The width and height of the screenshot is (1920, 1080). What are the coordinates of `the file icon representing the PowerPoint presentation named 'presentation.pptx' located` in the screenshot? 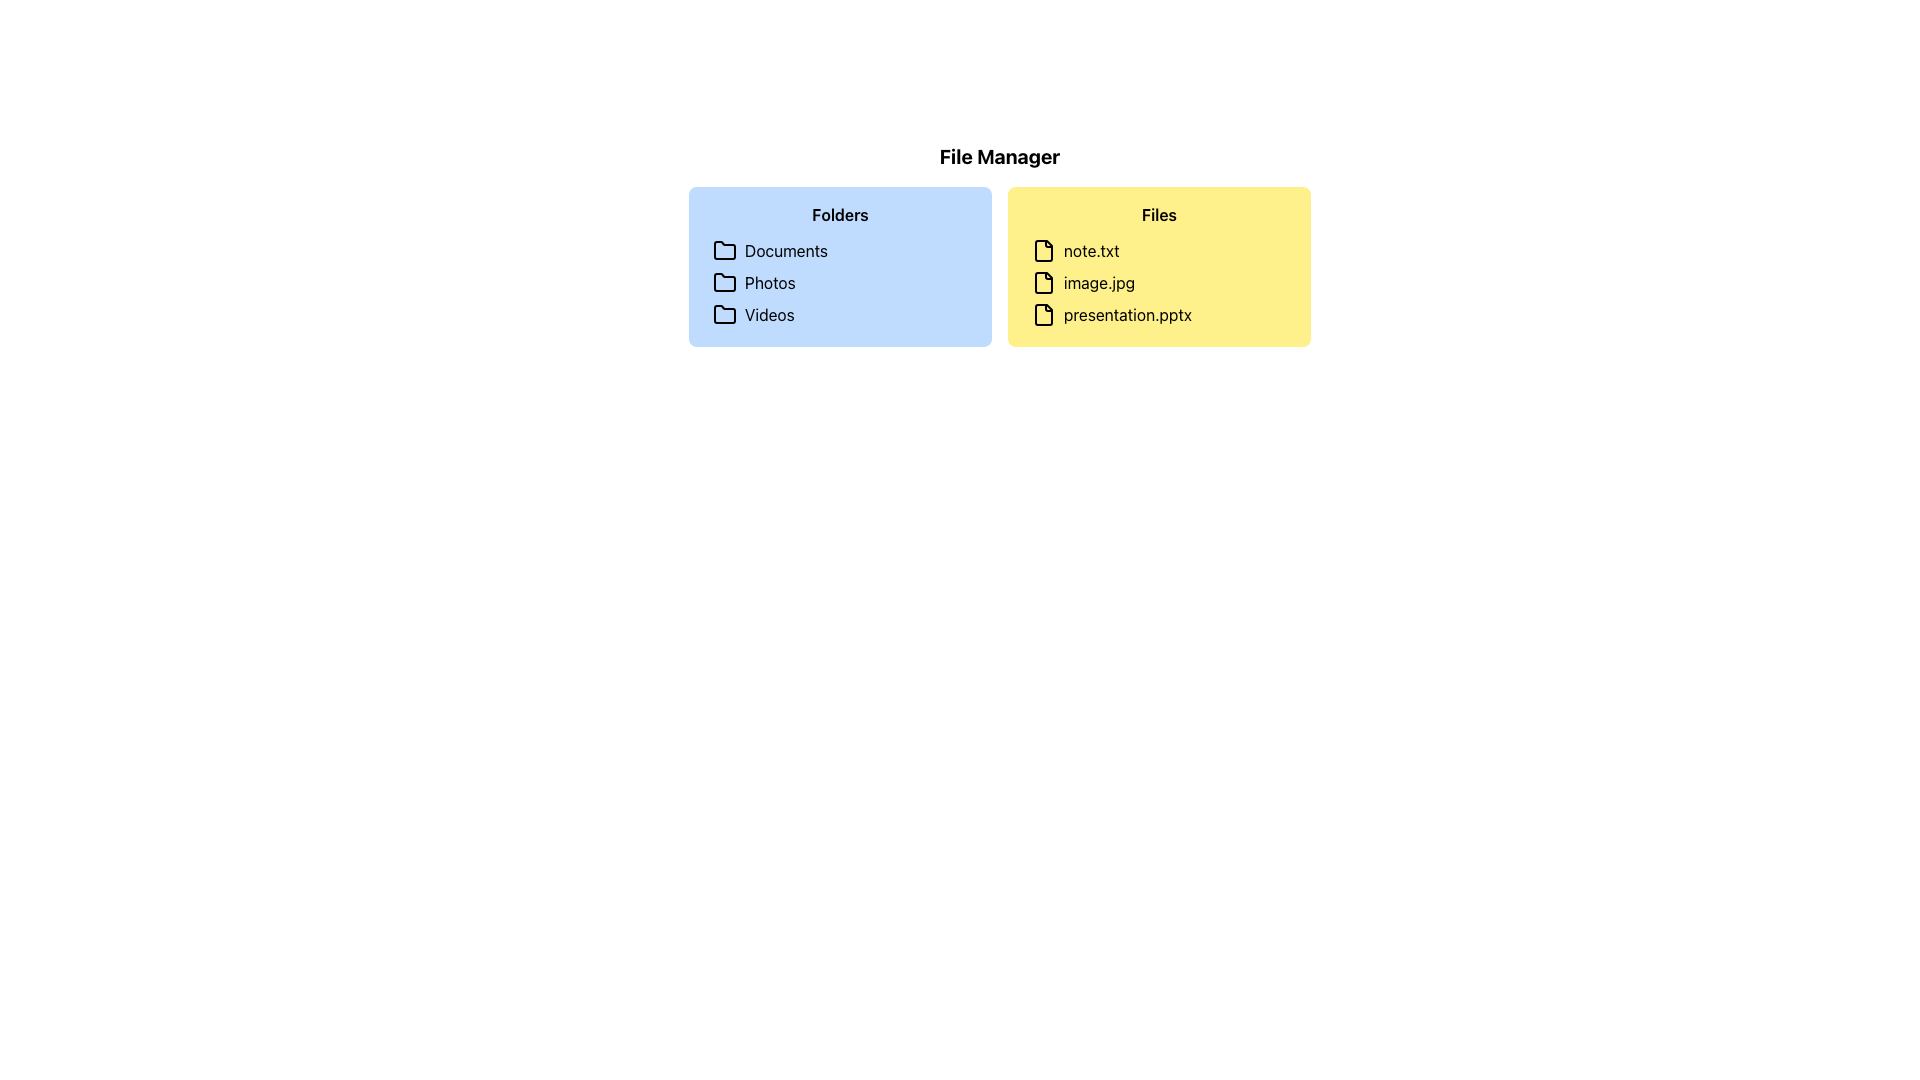 It's located at (1042, 315).